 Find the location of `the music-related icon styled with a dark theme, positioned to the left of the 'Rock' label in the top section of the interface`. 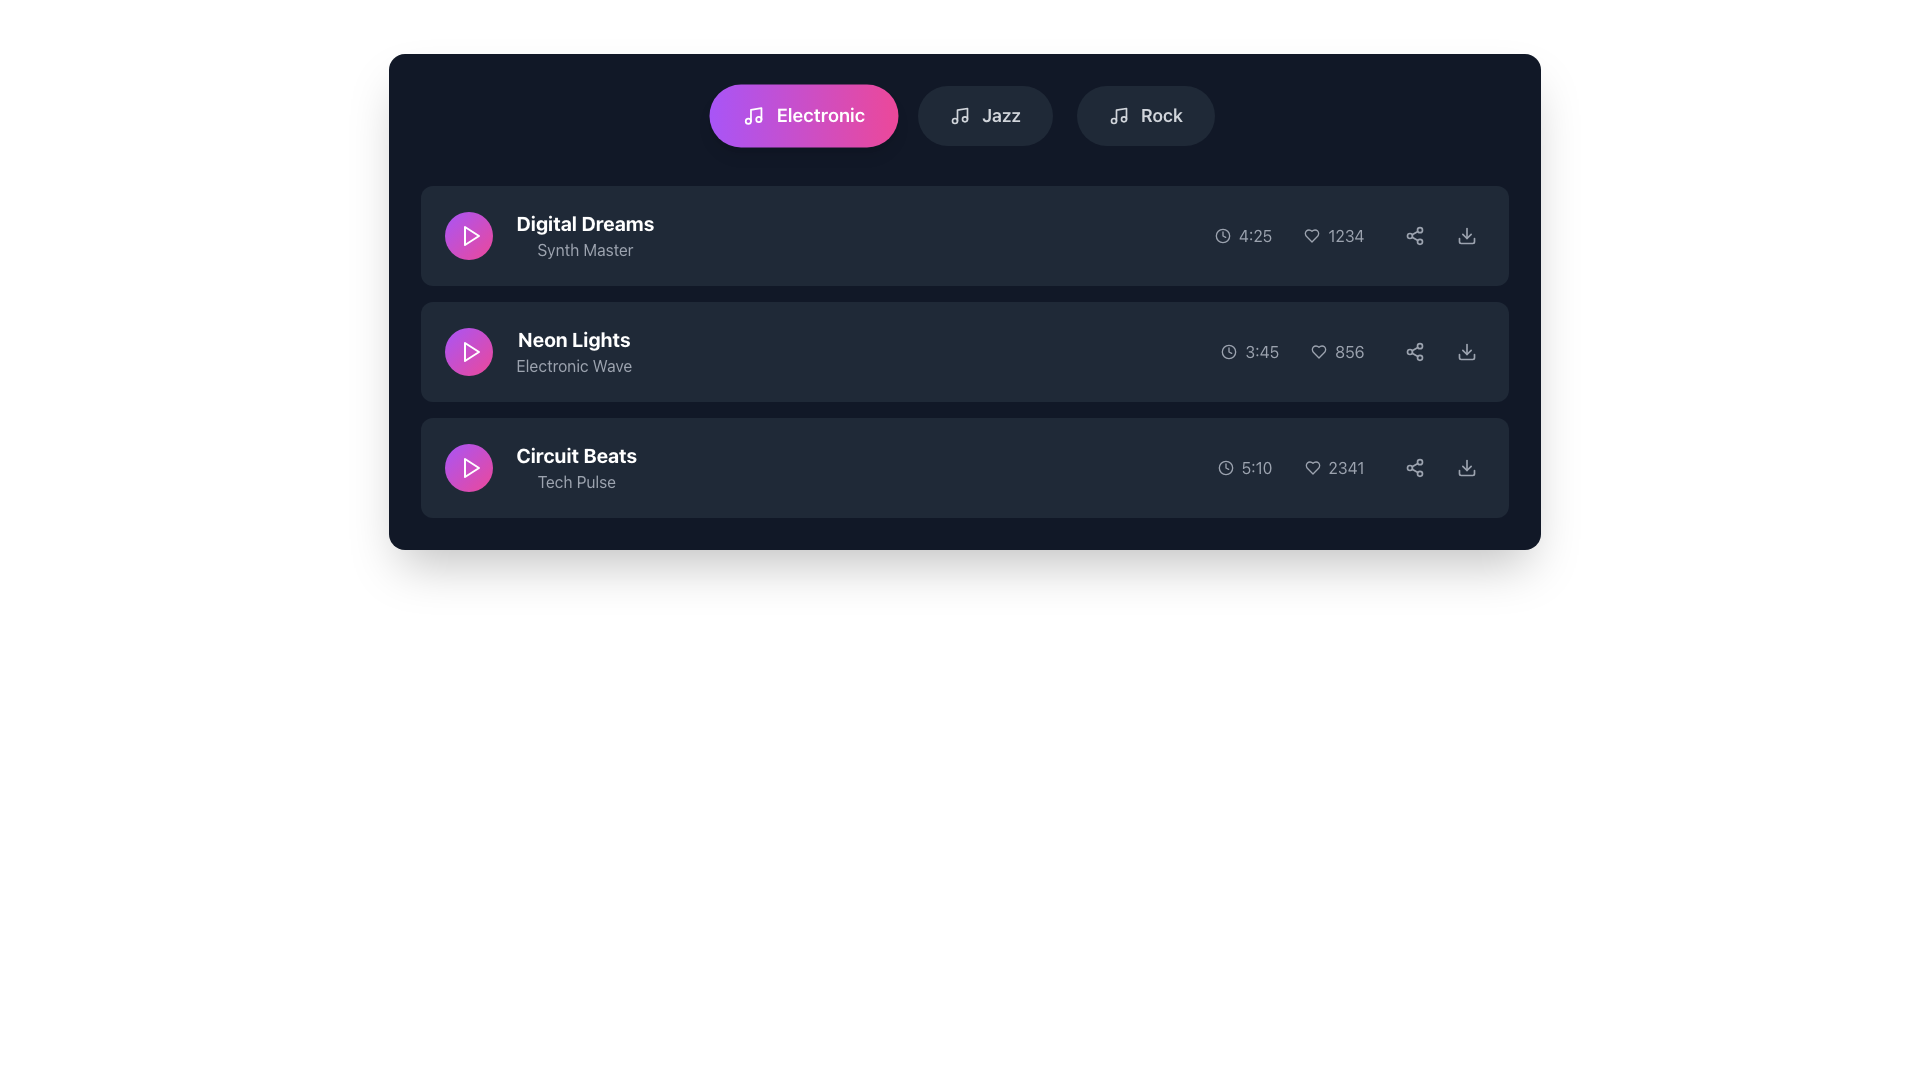

the music-related icon styled with a dark theme, positioned to the left of the 'Rock' label in the top section of the interface is located at coordinates (1117, 115).